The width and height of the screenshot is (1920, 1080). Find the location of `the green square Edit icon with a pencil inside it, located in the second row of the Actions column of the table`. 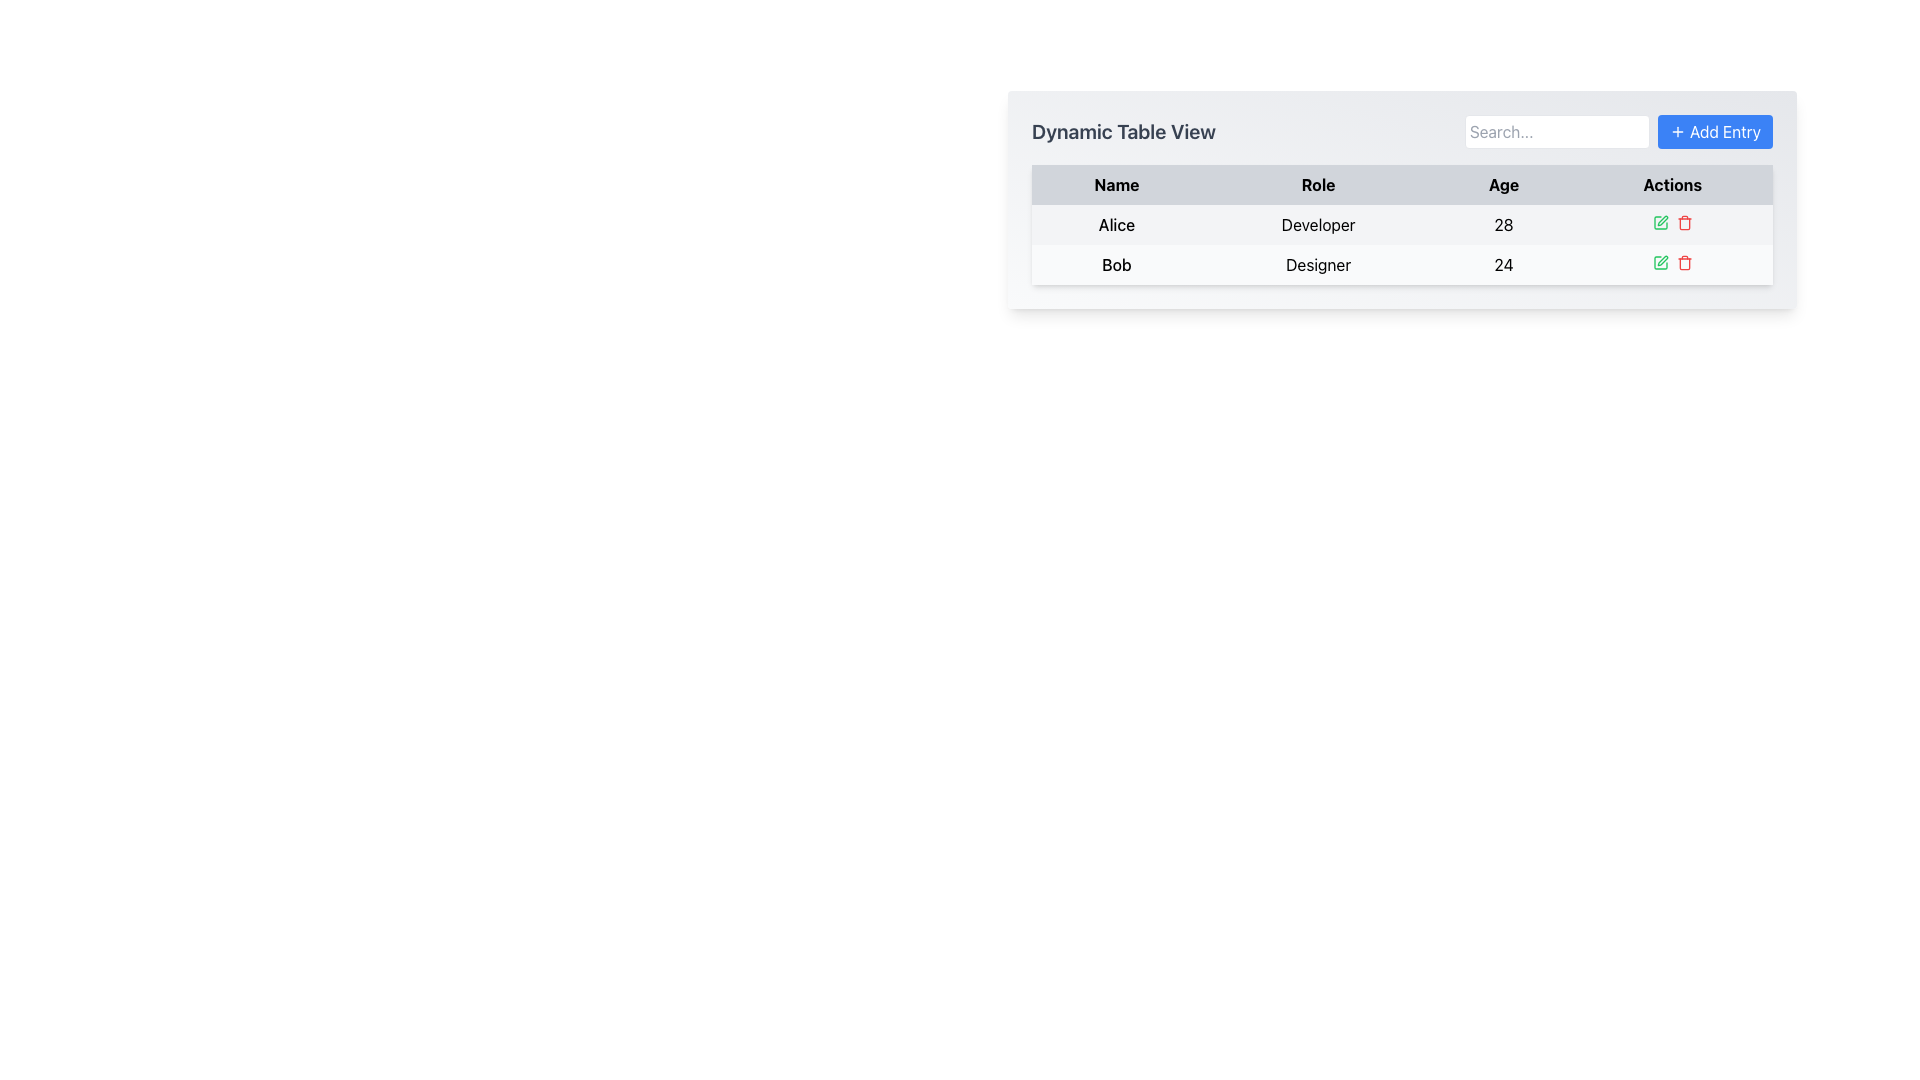

the green square Edit icon with a pencil inside it, located in the second row of the Actions column of the table is located at coordinates (1660, 261).